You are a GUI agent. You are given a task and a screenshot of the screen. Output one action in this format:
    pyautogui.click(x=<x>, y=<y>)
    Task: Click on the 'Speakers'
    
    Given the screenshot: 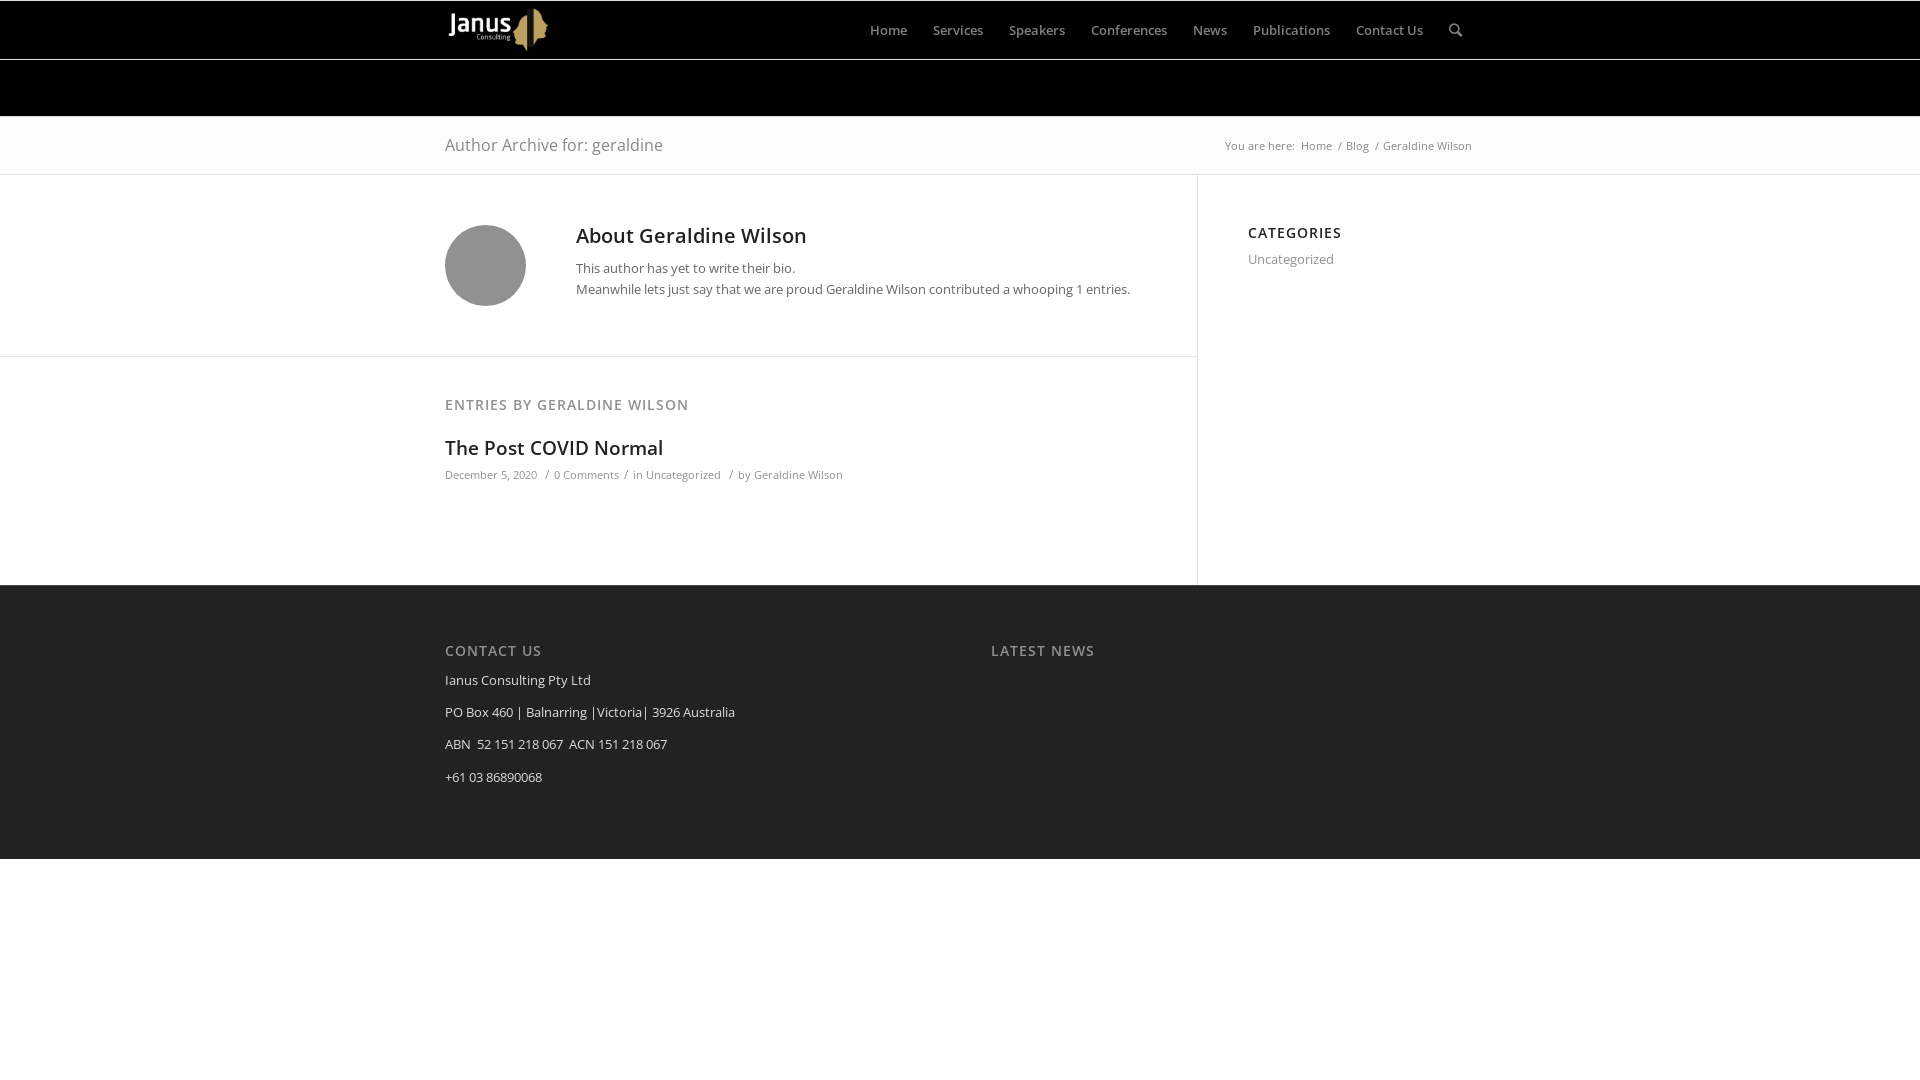 What is the action you would take?
    pyautogui.click(x=996, y=30)
    